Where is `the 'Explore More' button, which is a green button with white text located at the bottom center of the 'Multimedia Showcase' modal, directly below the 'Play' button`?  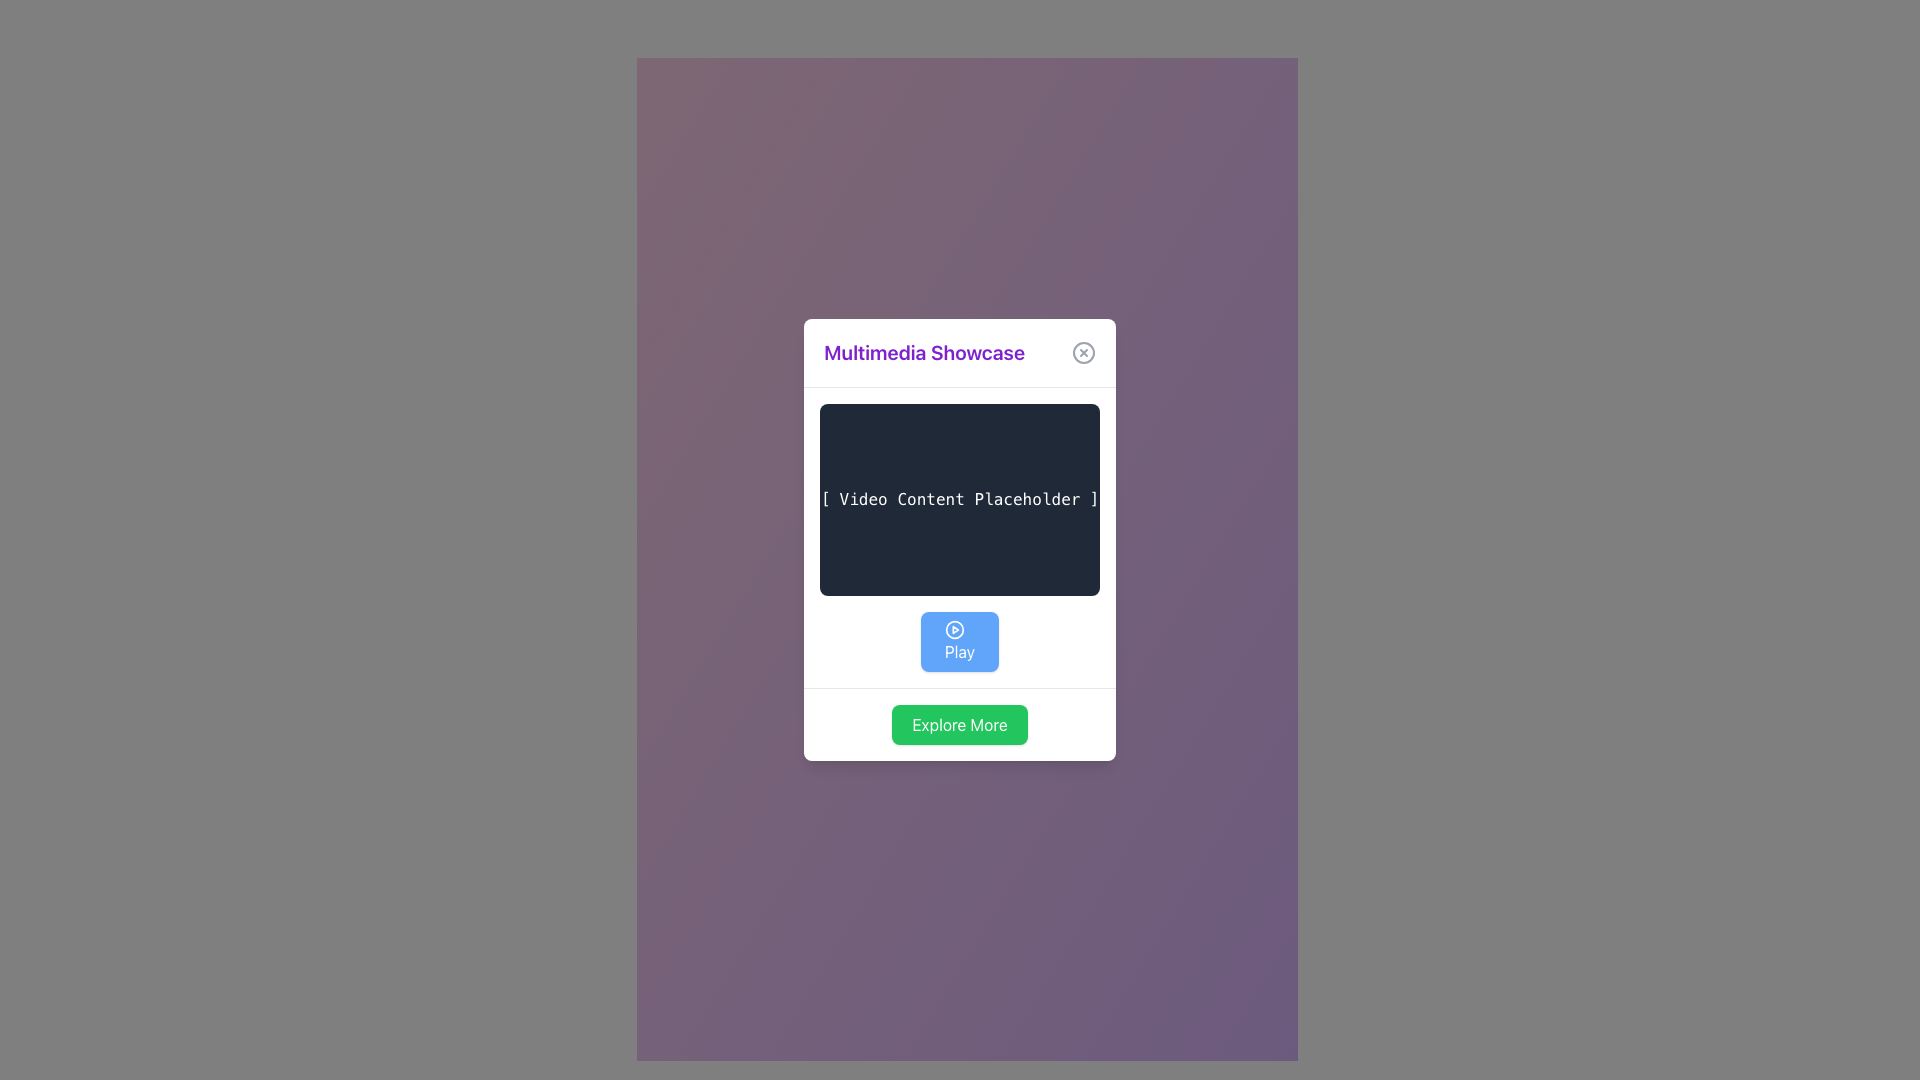
the 'Explore More' button, which is a green button with white text located at the bottom center of the 'Multimedia Showcase' modal, directly below the 'Play' button is located at coordinates (960, 724).